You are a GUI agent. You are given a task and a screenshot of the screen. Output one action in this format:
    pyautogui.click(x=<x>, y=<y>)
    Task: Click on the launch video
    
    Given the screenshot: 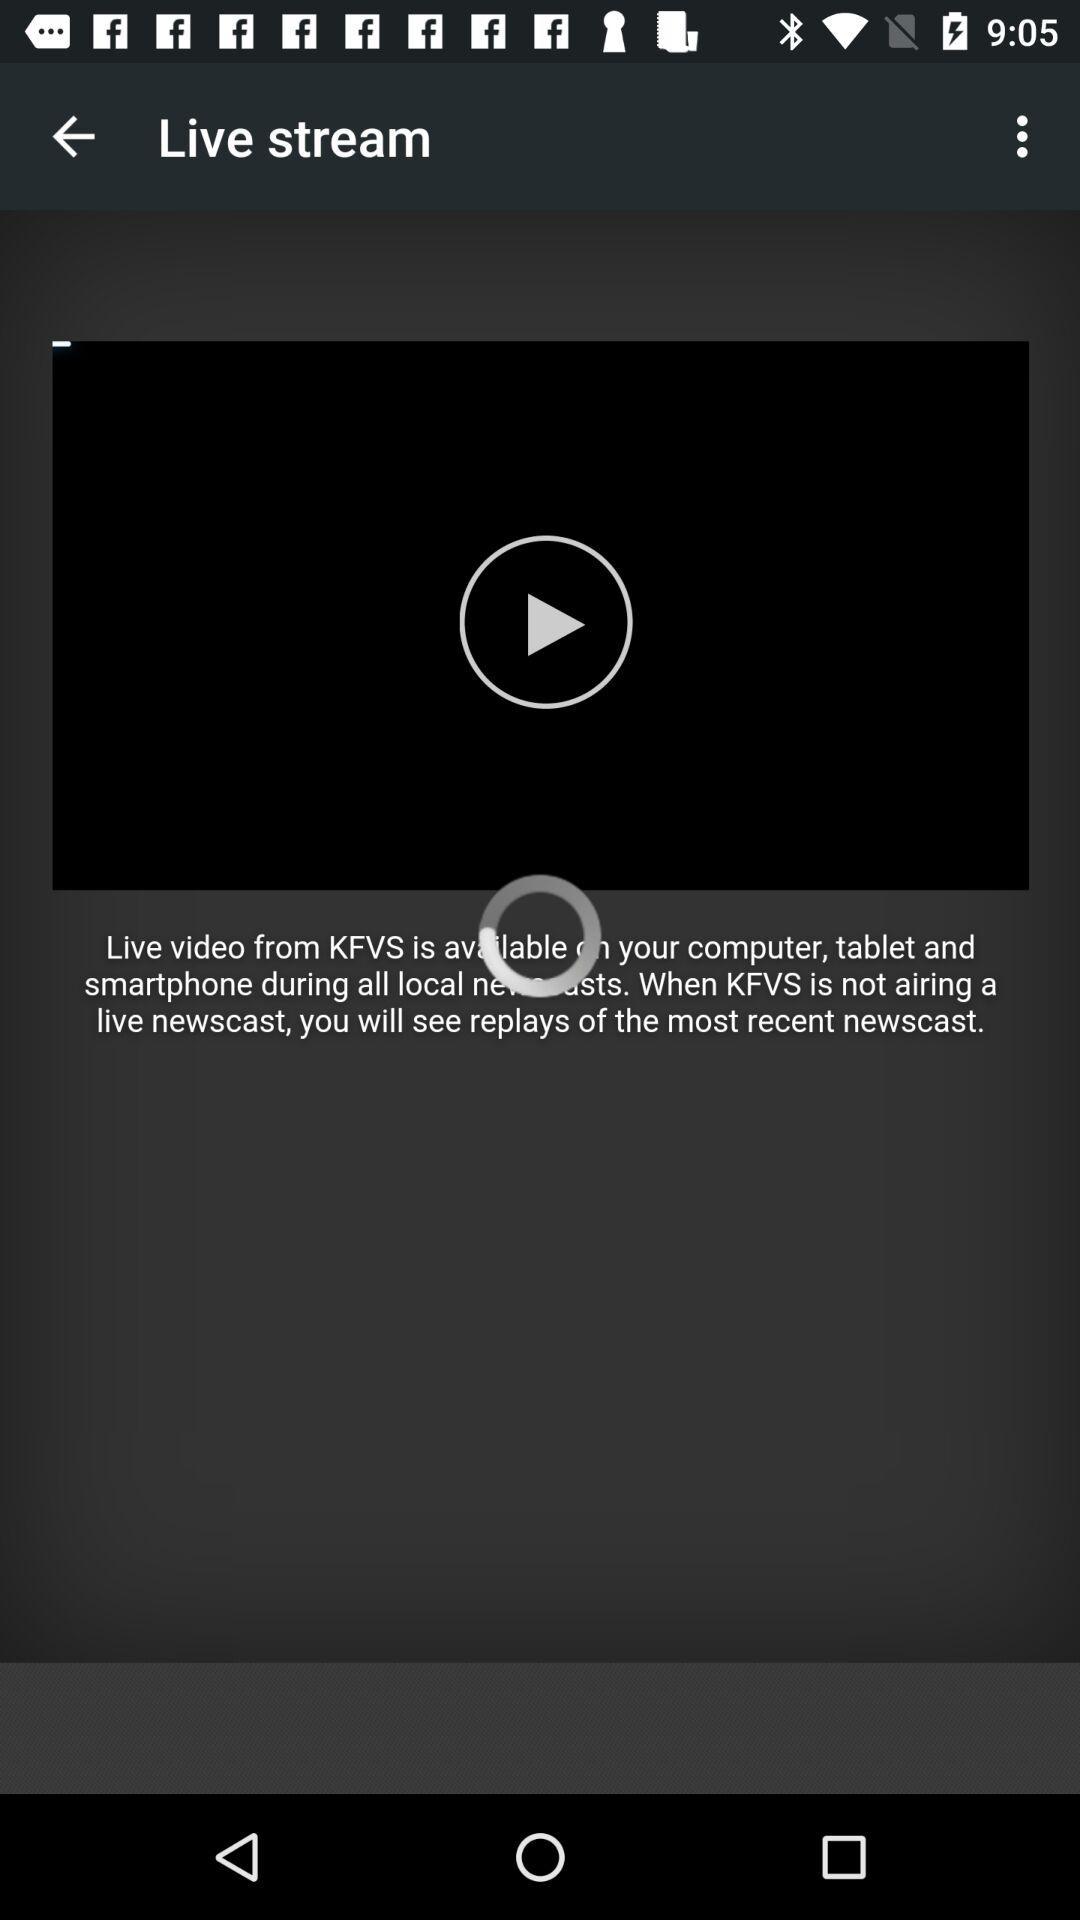 What is the action you would take?
    pyautogui.click(x=540, y=935)
    